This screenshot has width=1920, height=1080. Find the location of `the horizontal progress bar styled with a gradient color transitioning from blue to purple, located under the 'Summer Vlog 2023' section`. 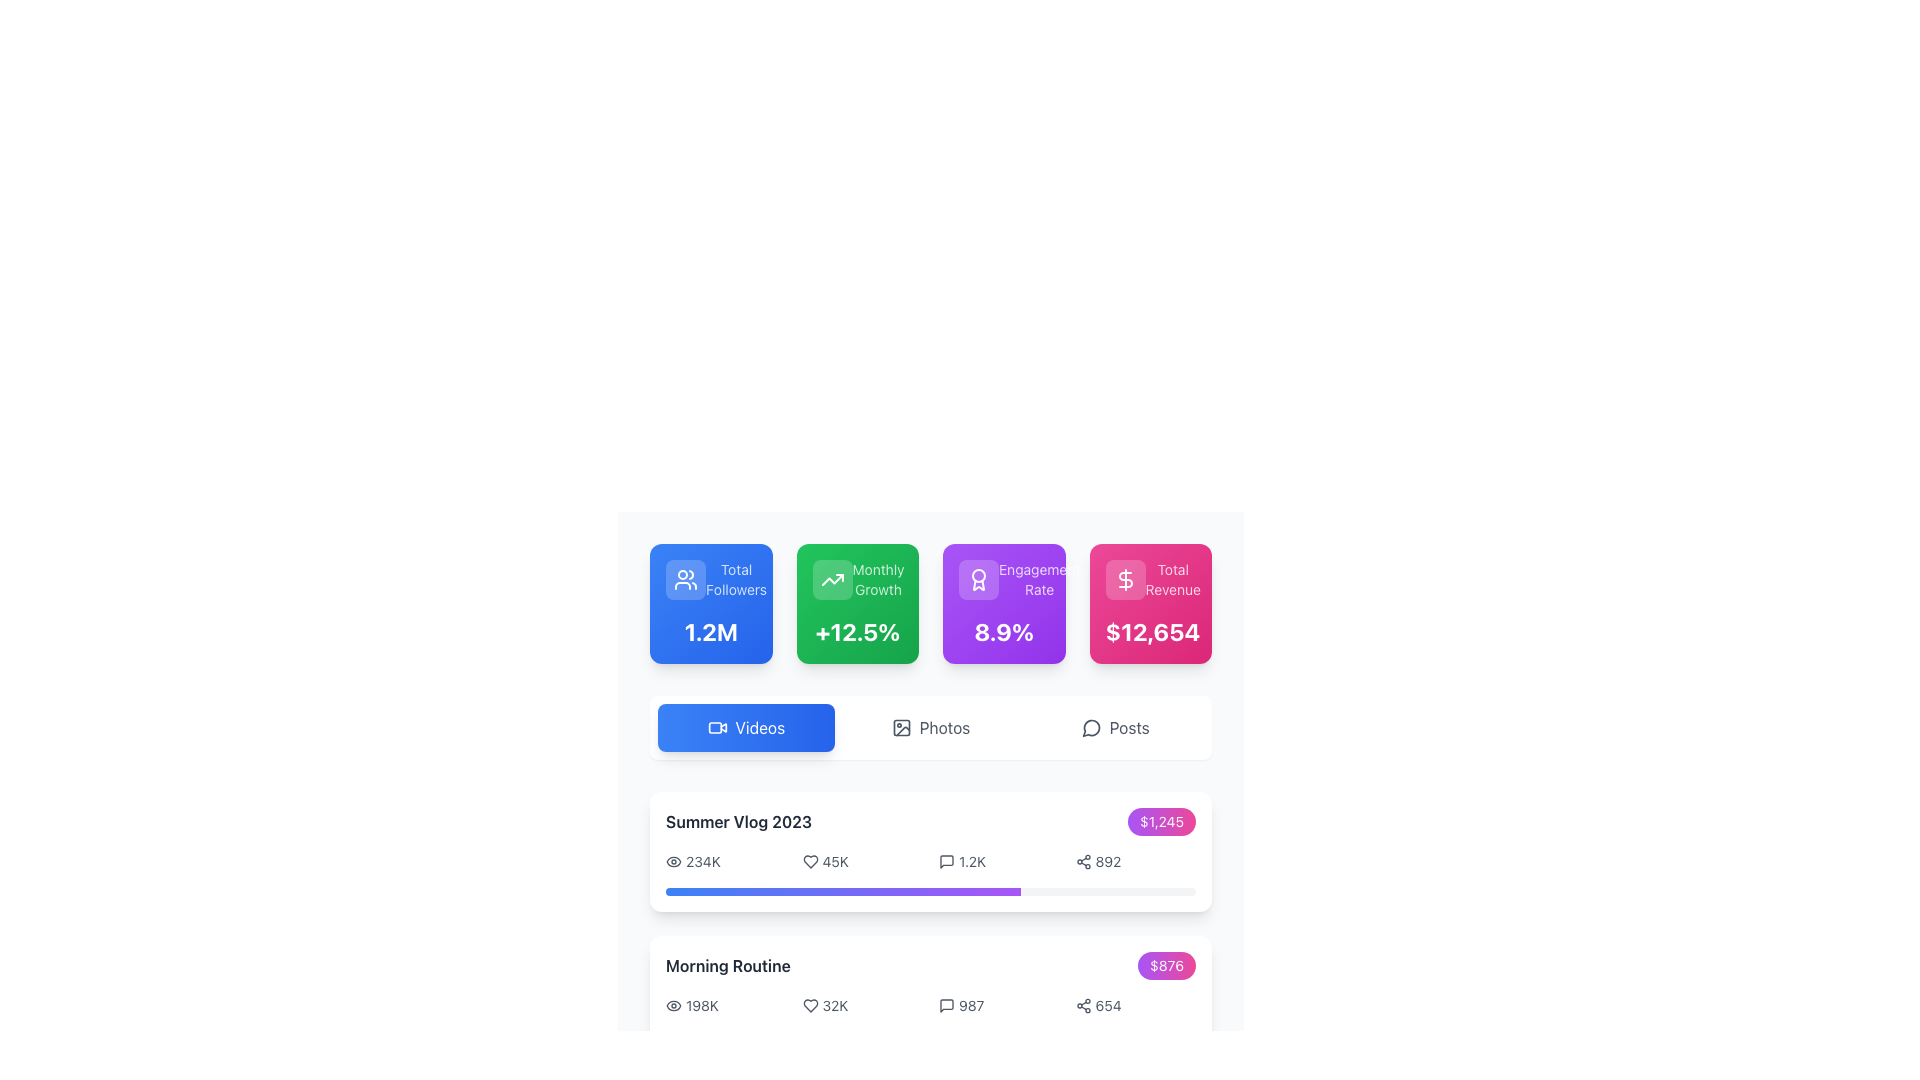

the horizontal progress bar styled with a gradient color transitioning from blue to purple, located under the 'Summer Vlog 2023' section is located at coordinates (843, 890).